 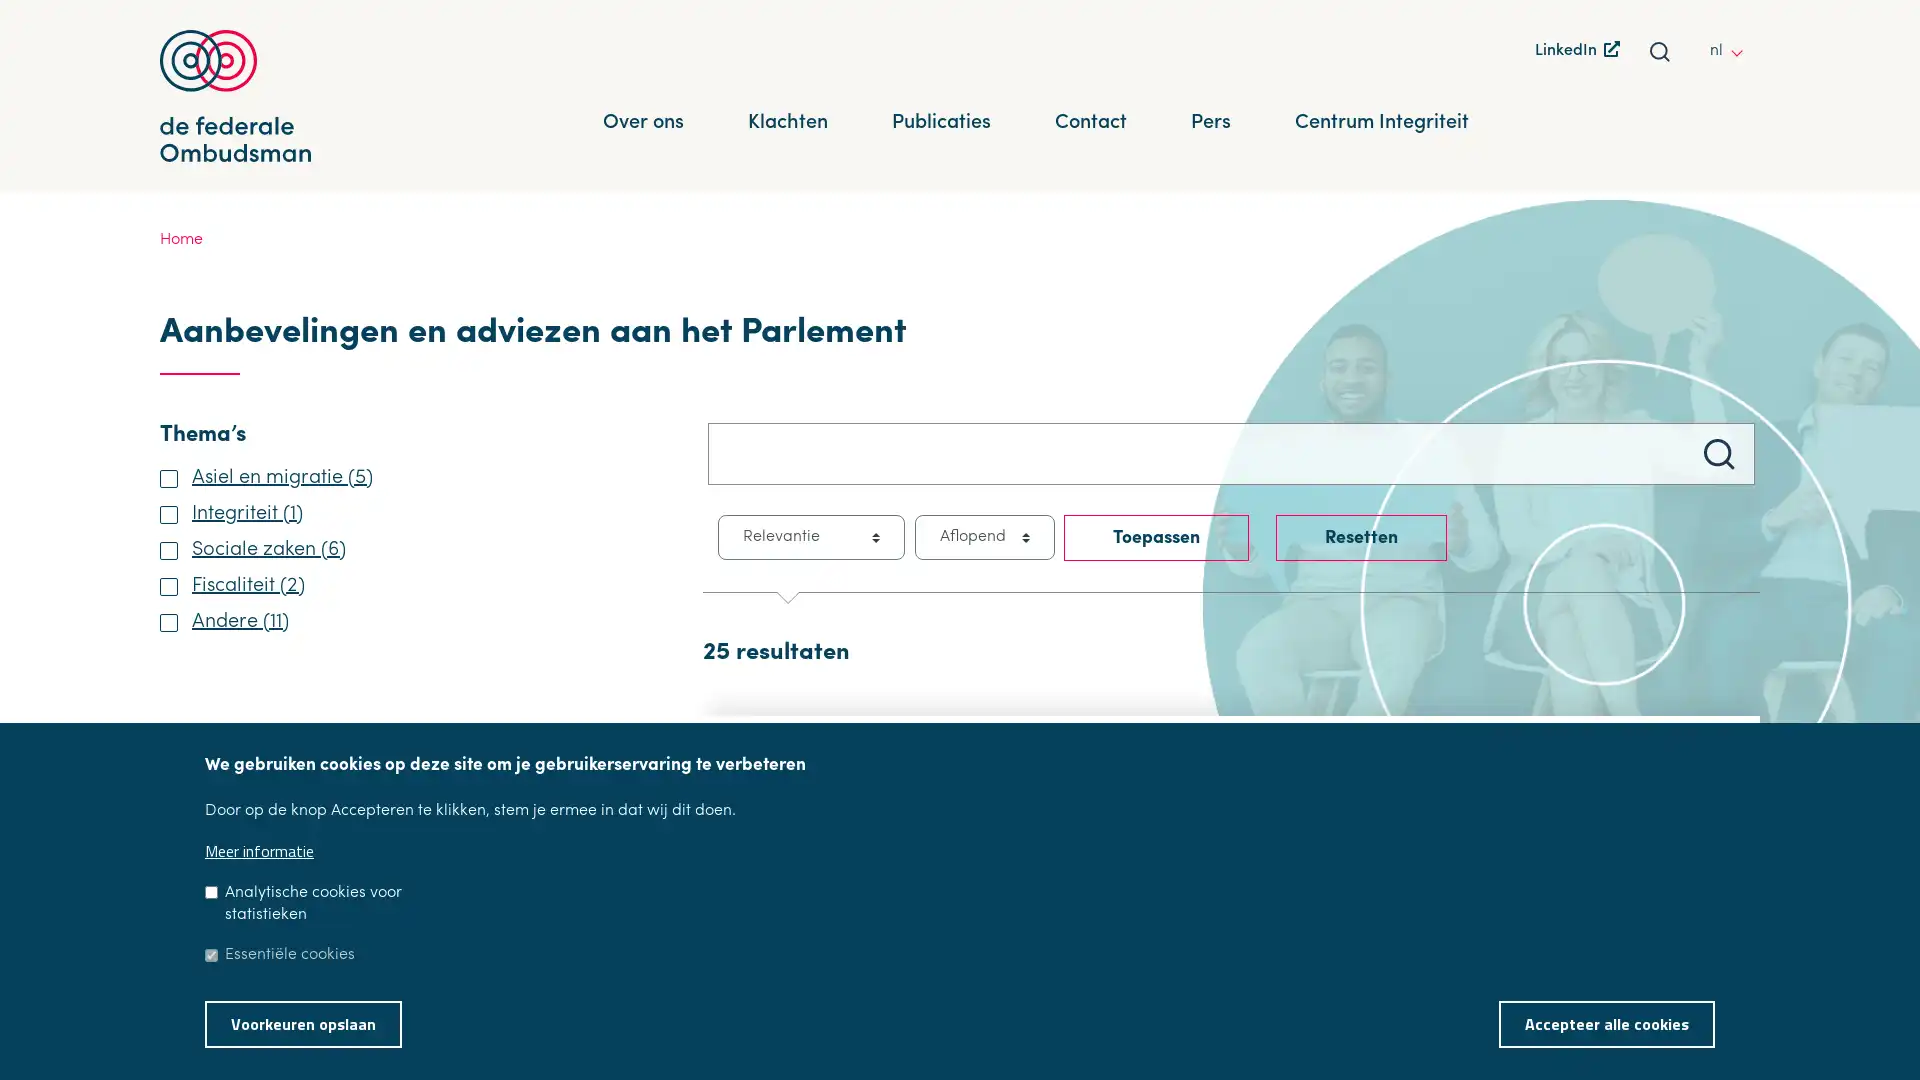 What do you see at coordinates (1741, 49) in the screenshot?
I see `other languages` at bounding box center [1741, 49].